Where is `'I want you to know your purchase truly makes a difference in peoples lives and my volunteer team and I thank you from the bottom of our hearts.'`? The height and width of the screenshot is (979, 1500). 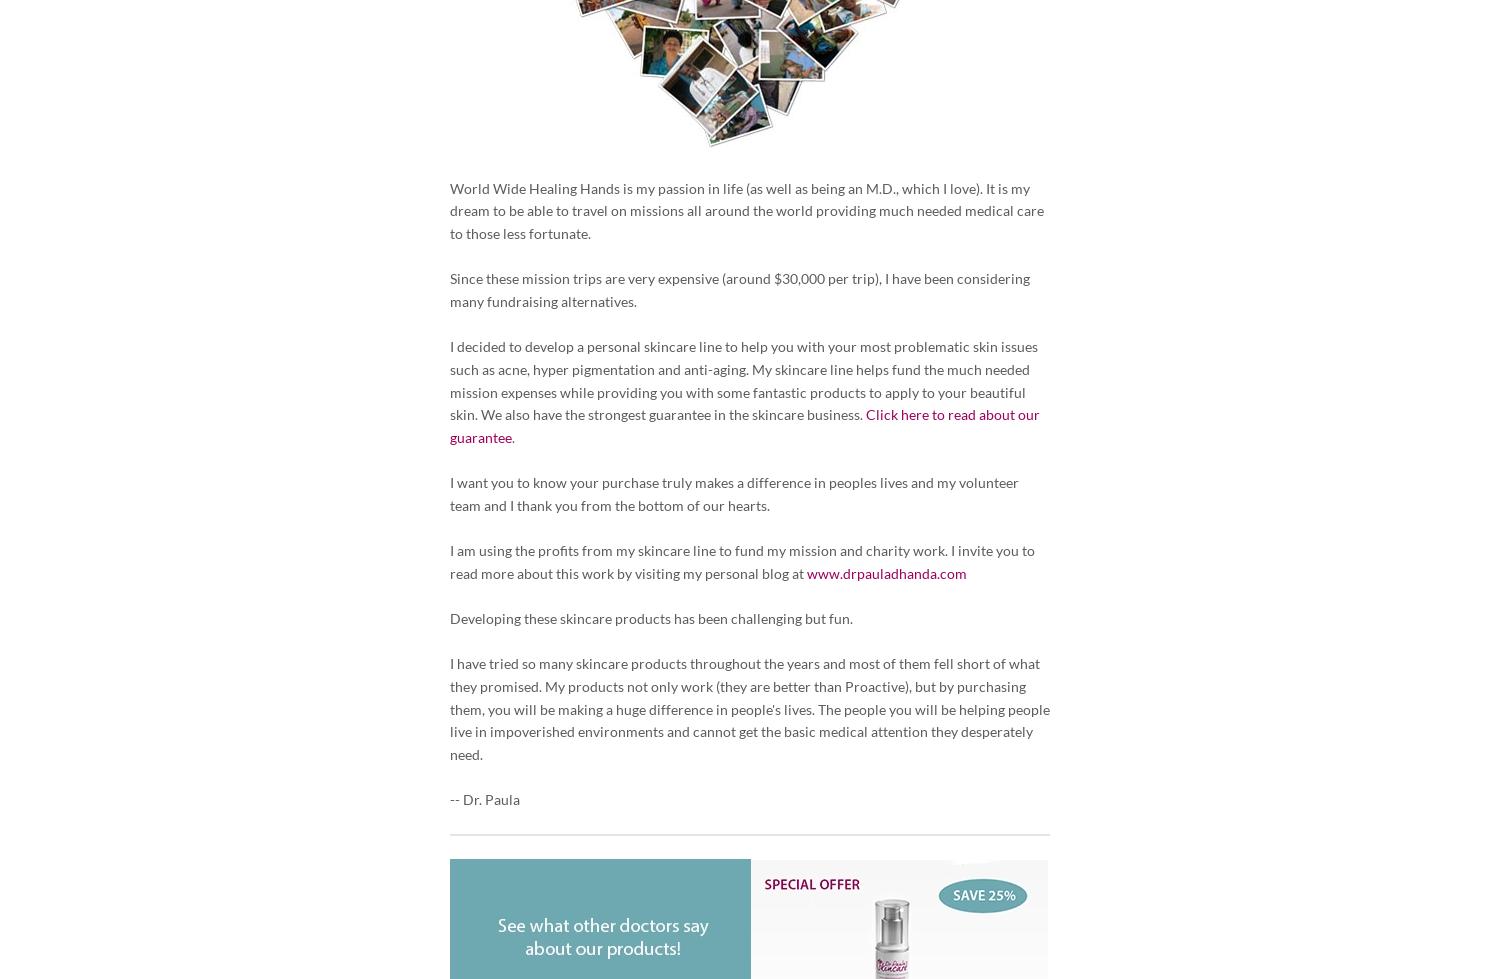 'I want you to know your purchase truly makes a difference in peoples lives and my volunteer team and I thank you from the bottom of our hearts.' is located at coordinates (733, 493).